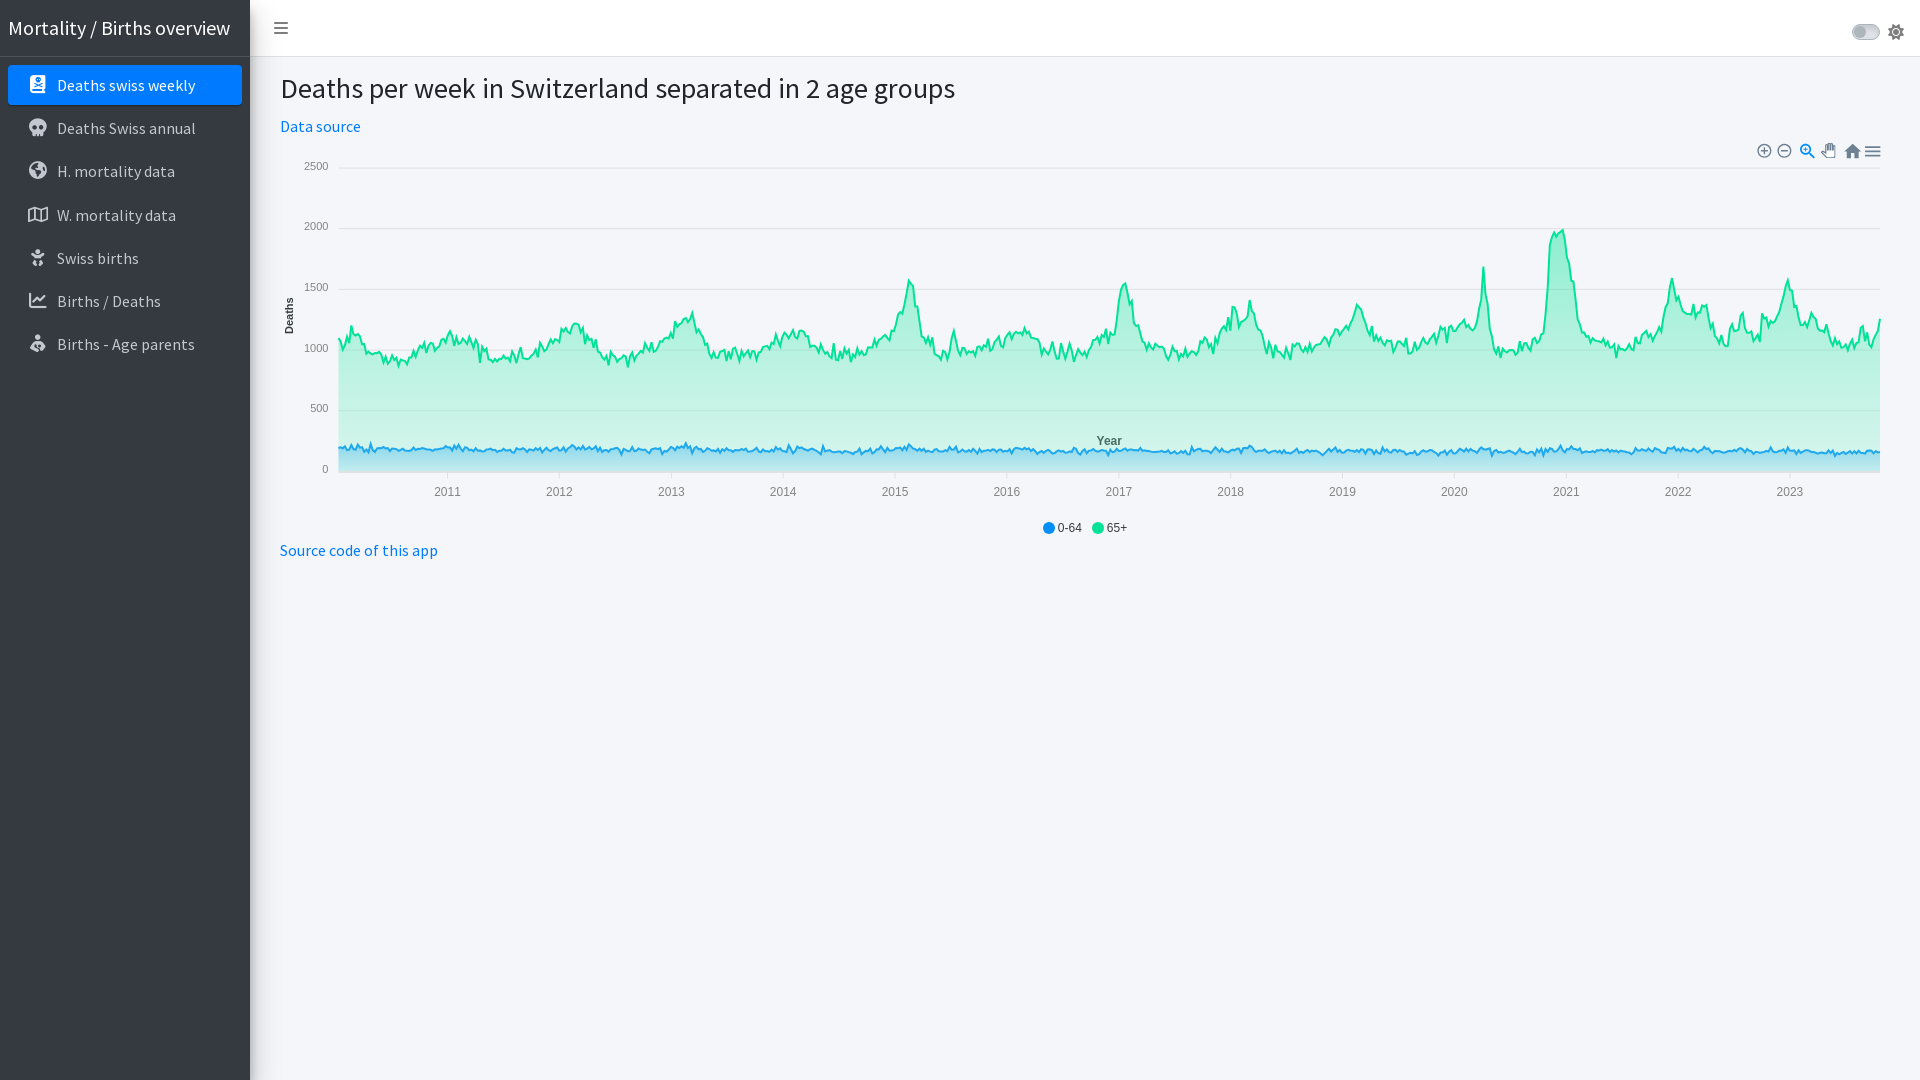 The height and width of the screenshot is (1080, 1920). I want to click on 'Zoom In', so click(1766, 149).